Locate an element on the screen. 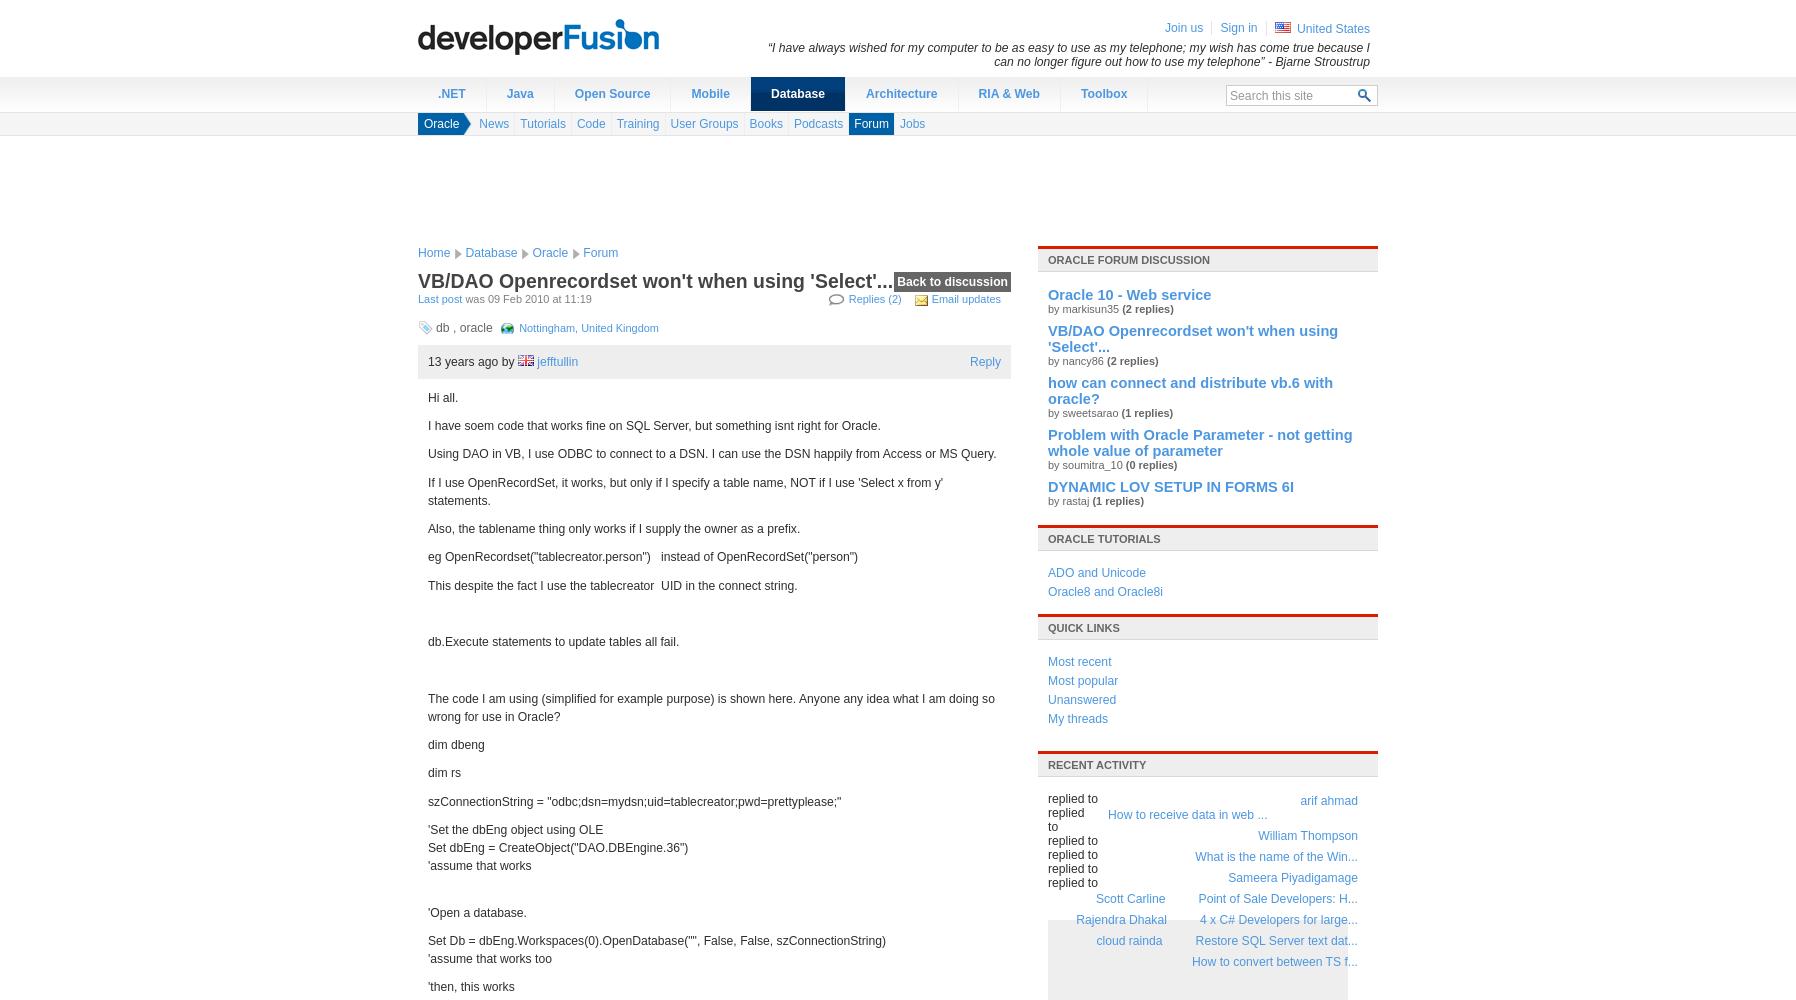 The image size is (1796, 1000). 'Sameera Piyadigamage' is located at coordinates (1292, 878).